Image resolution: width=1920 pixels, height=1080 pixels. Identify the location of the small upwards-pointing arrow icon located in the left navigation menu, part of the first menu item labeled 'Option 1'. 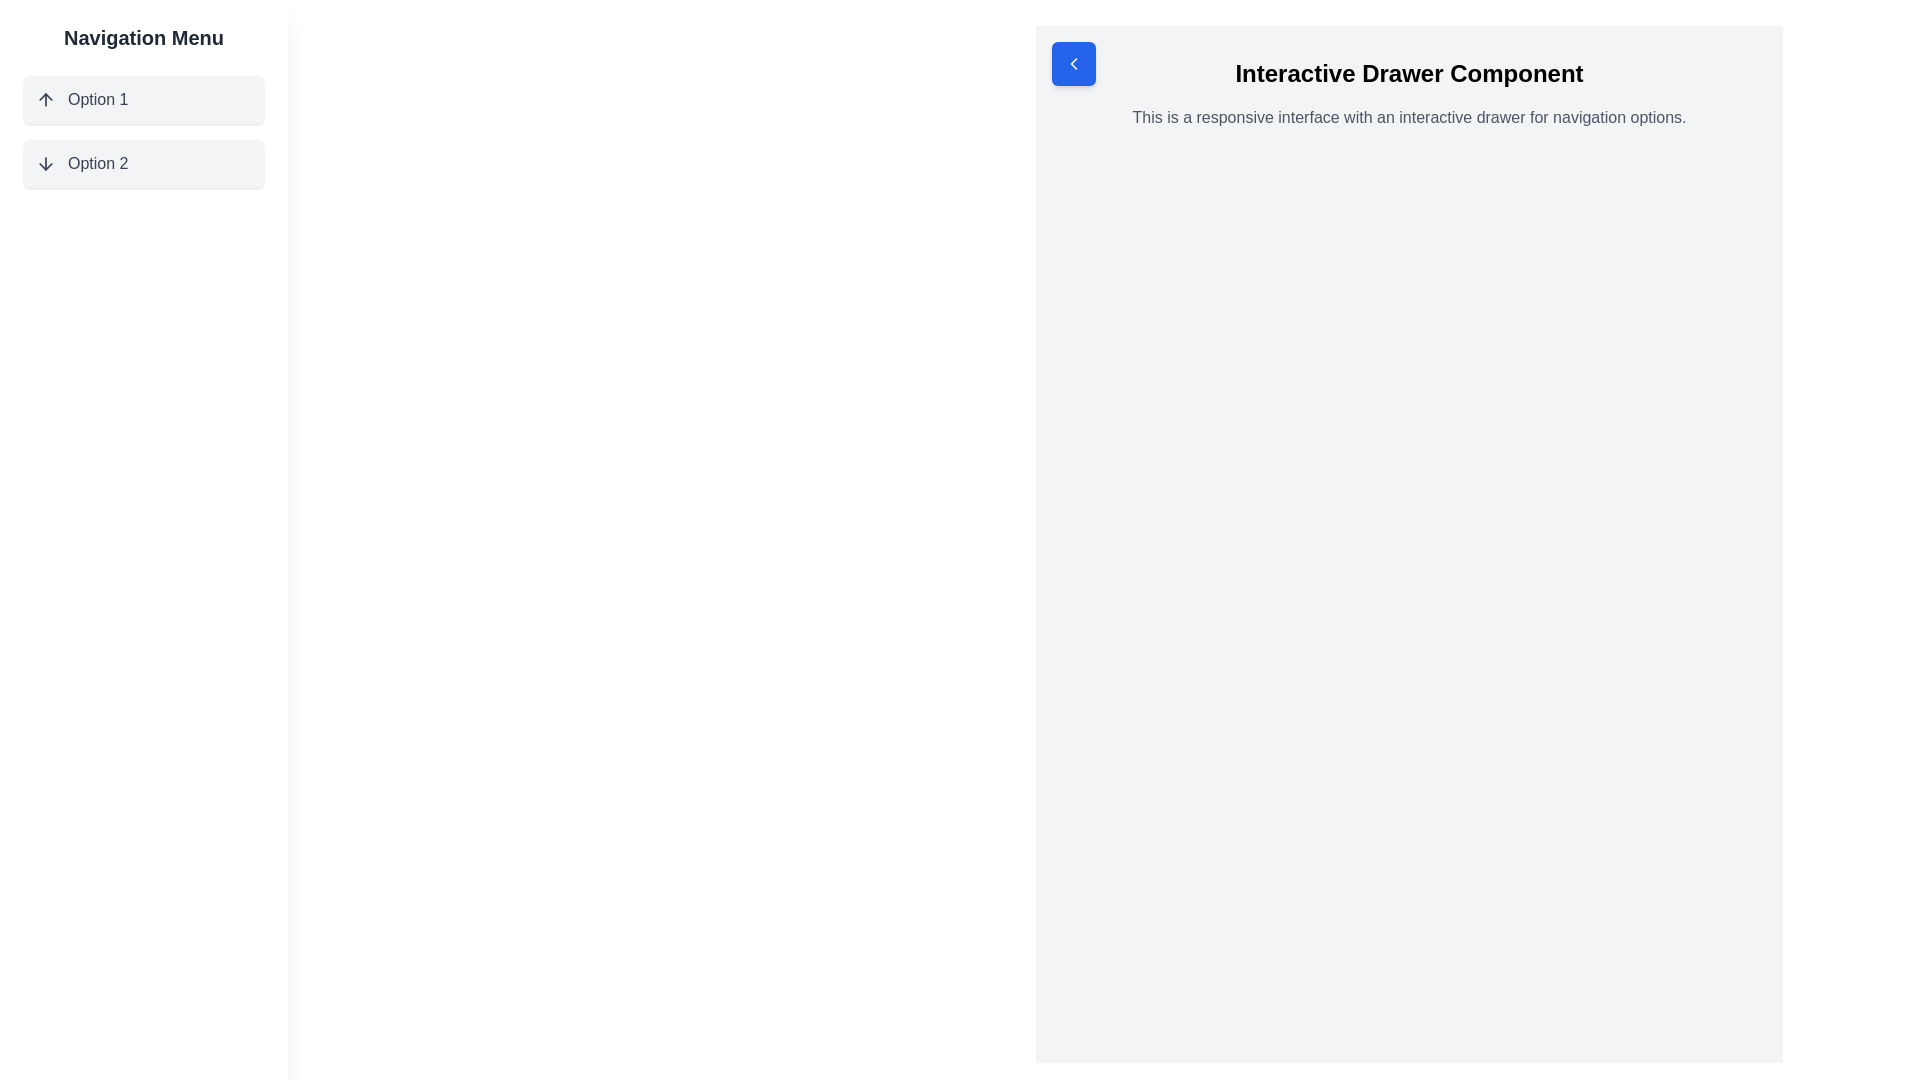
(46, 100).